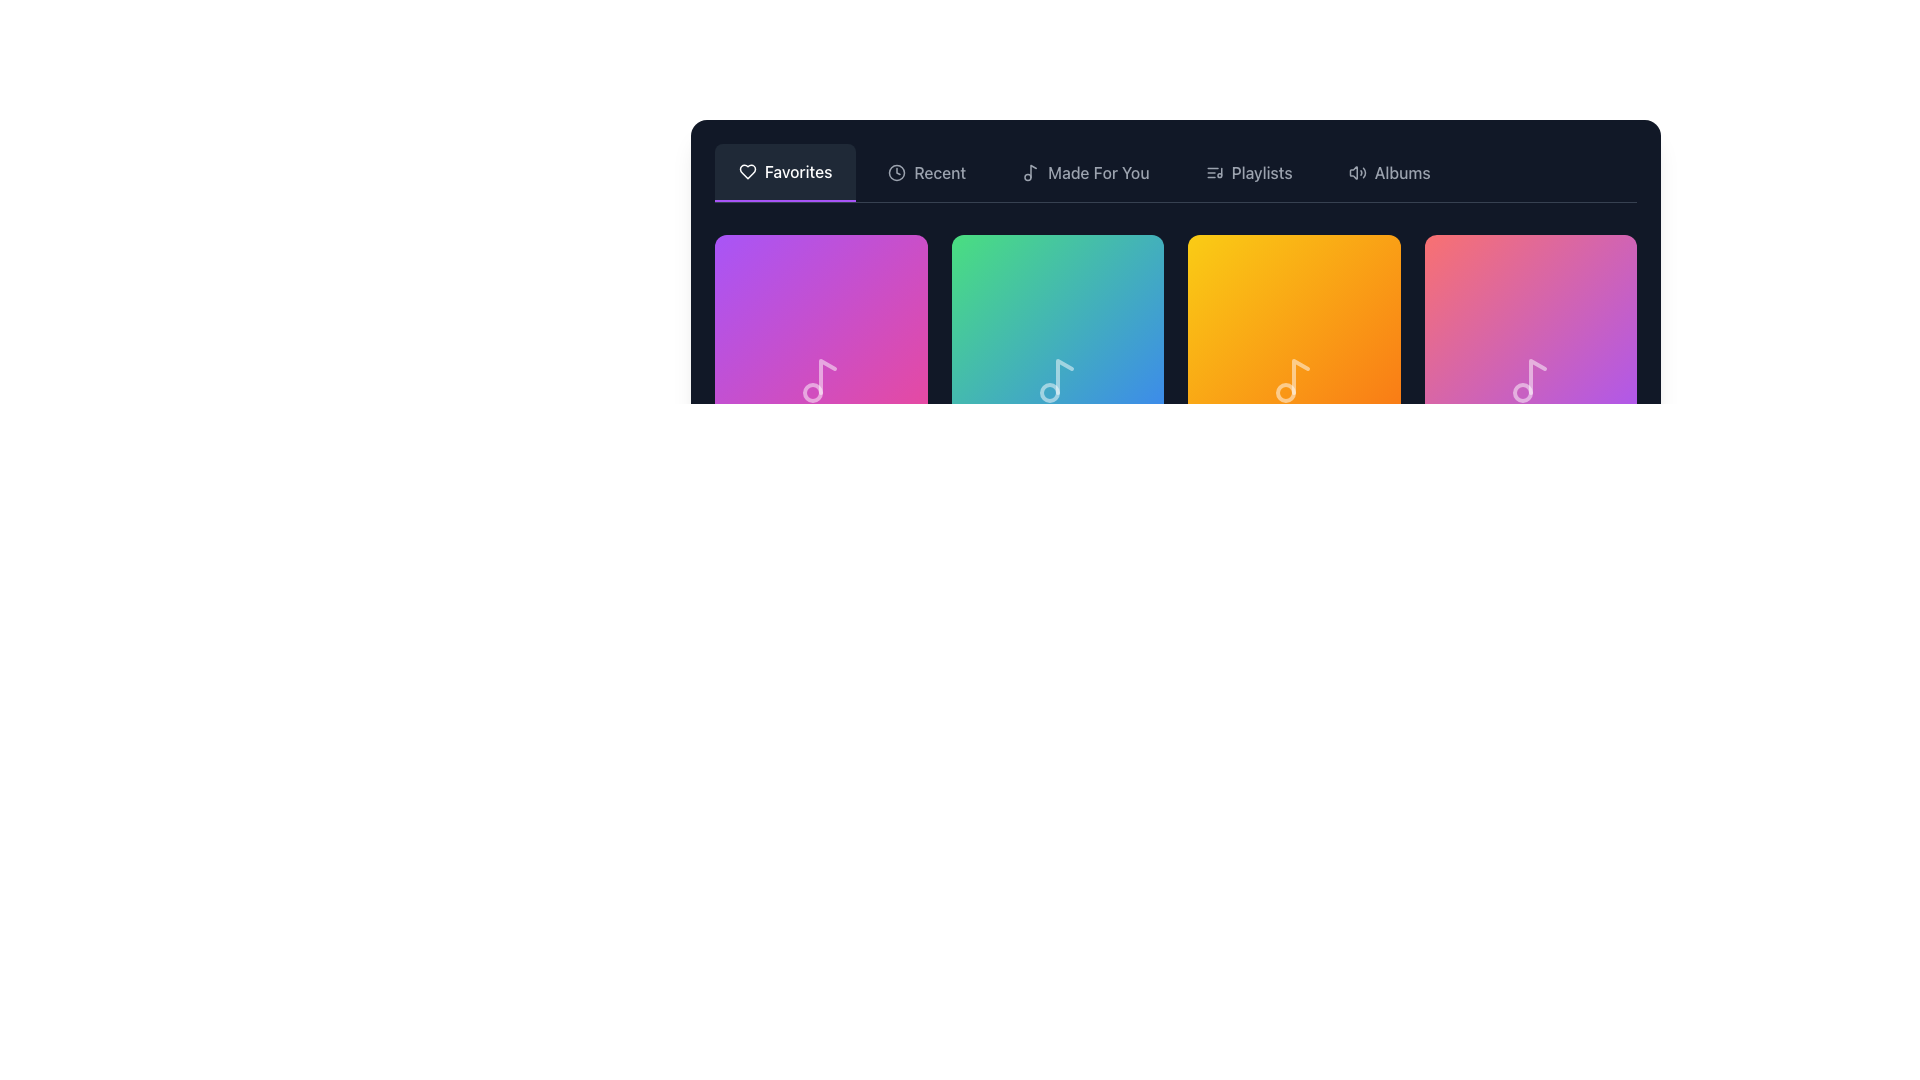  Describe the element at coordinates (1213, 172) in the screenshot. I see `the 'Playlists' icon located in the header navigation menu, positioned before the text label 'Playlists'` at that location.